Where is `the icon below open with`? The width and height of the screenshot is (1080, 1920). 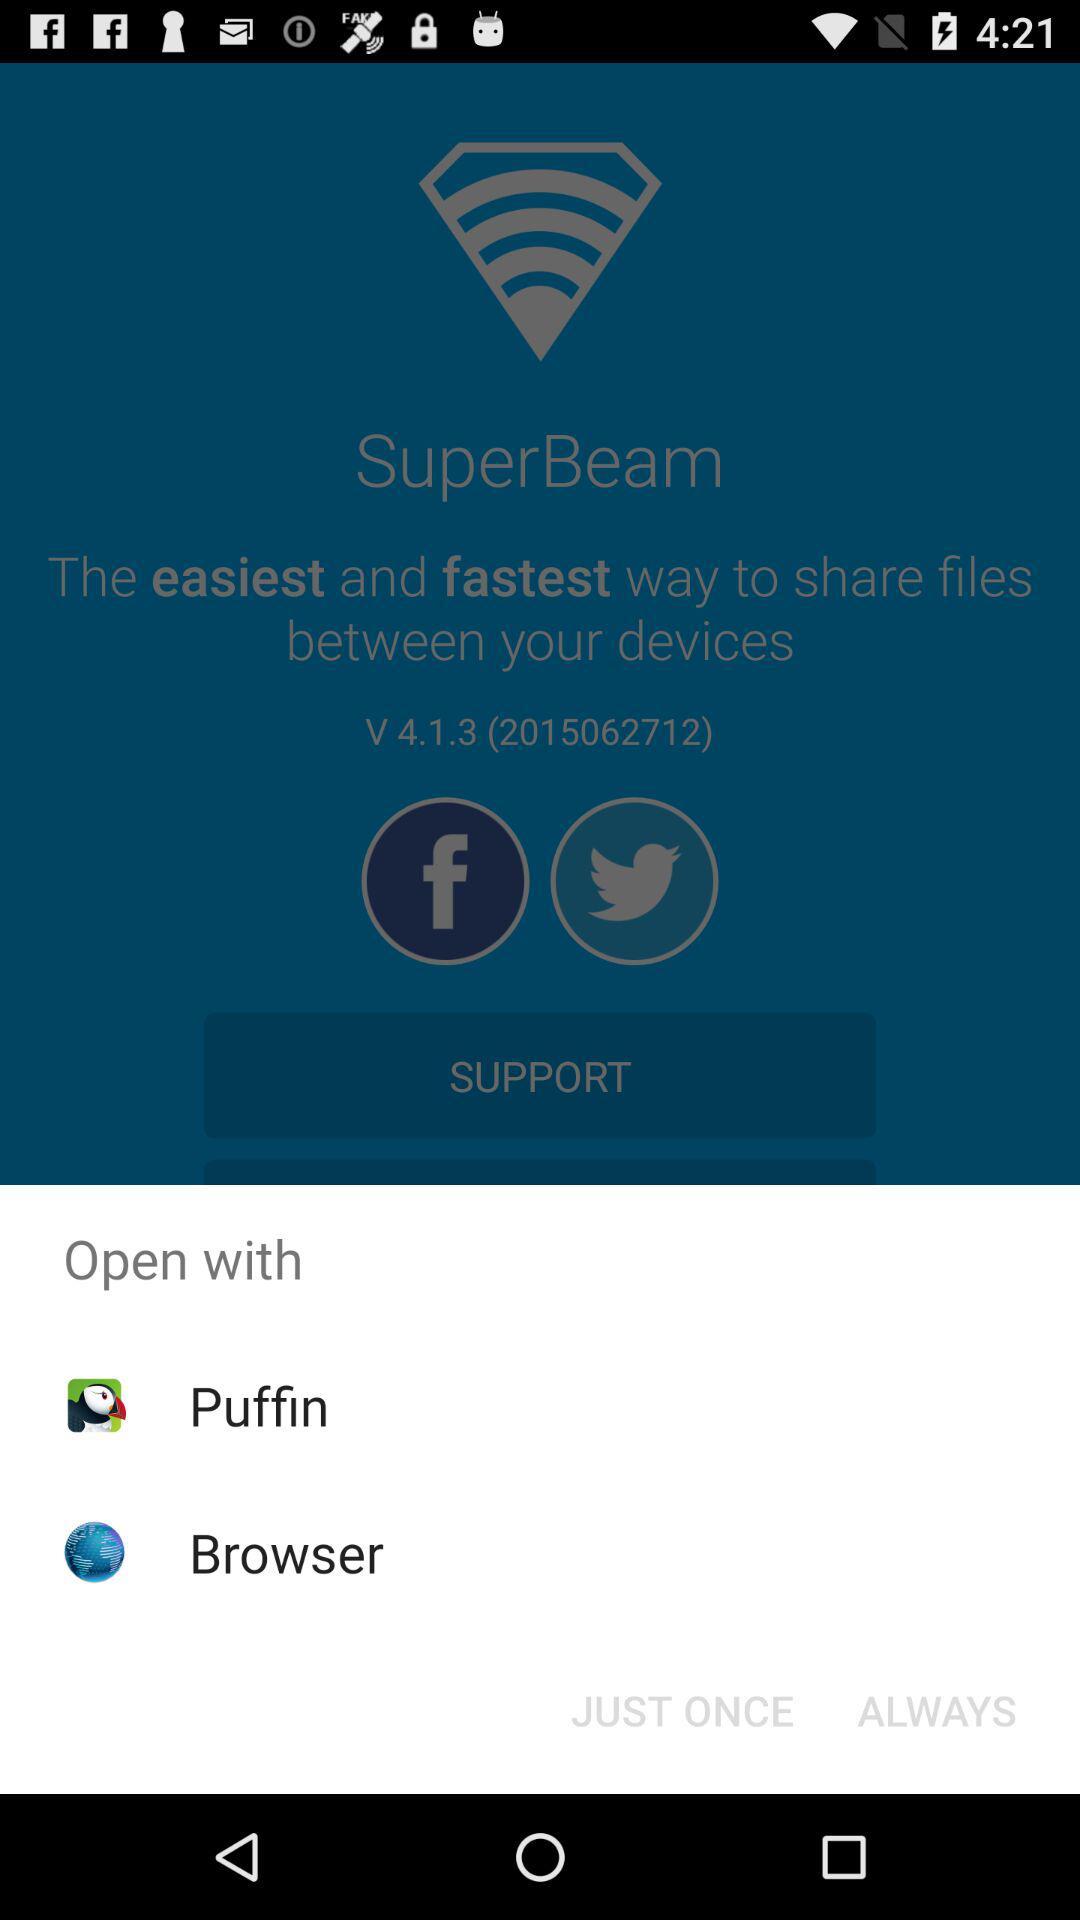 the icon below open with is located at coordinates (681, 1708).